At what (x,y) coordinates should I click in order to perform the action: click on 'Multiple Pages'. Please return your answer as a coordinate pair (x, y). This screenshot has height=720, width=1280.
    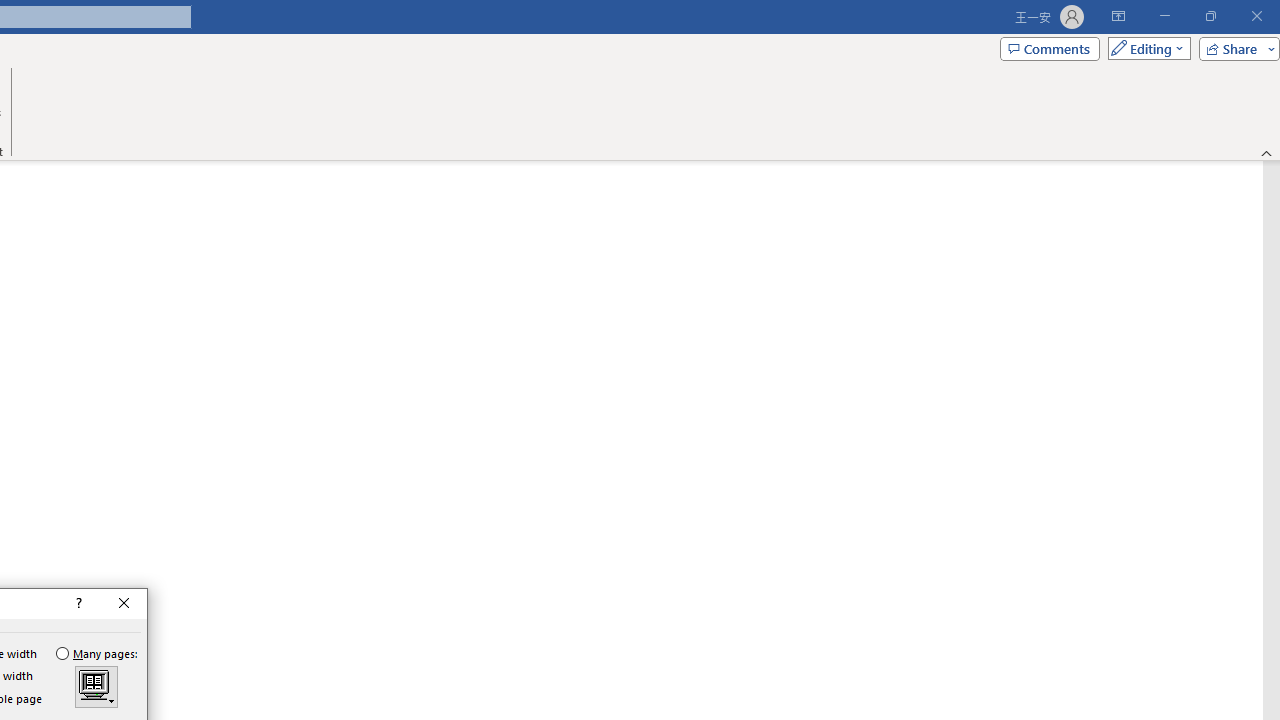
    Looking at the image, I should click on (95, 686).